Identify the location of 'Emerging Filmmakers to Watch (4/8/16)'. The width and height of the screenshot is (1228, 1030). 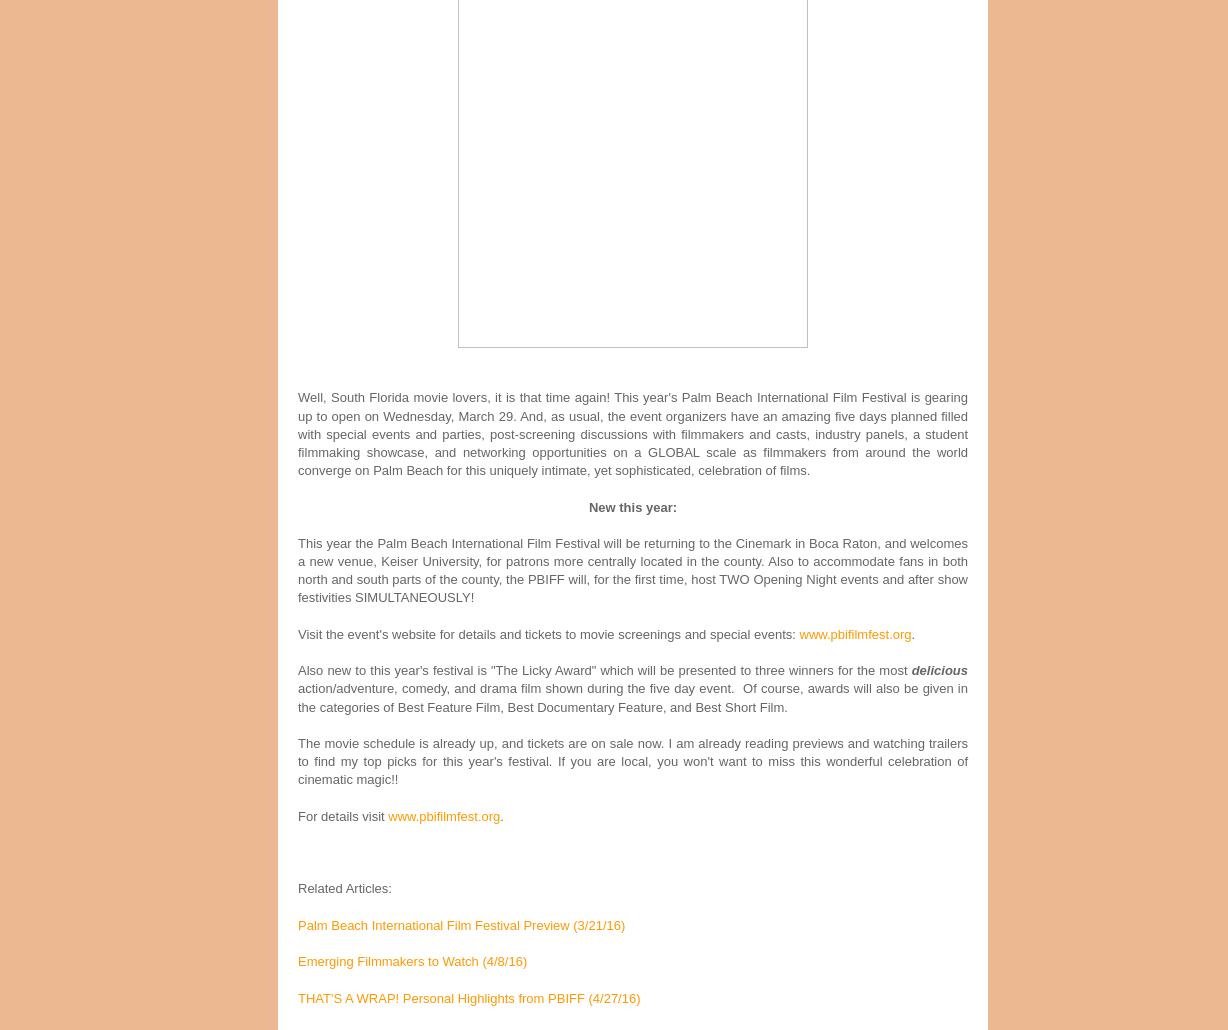
(412, 960).